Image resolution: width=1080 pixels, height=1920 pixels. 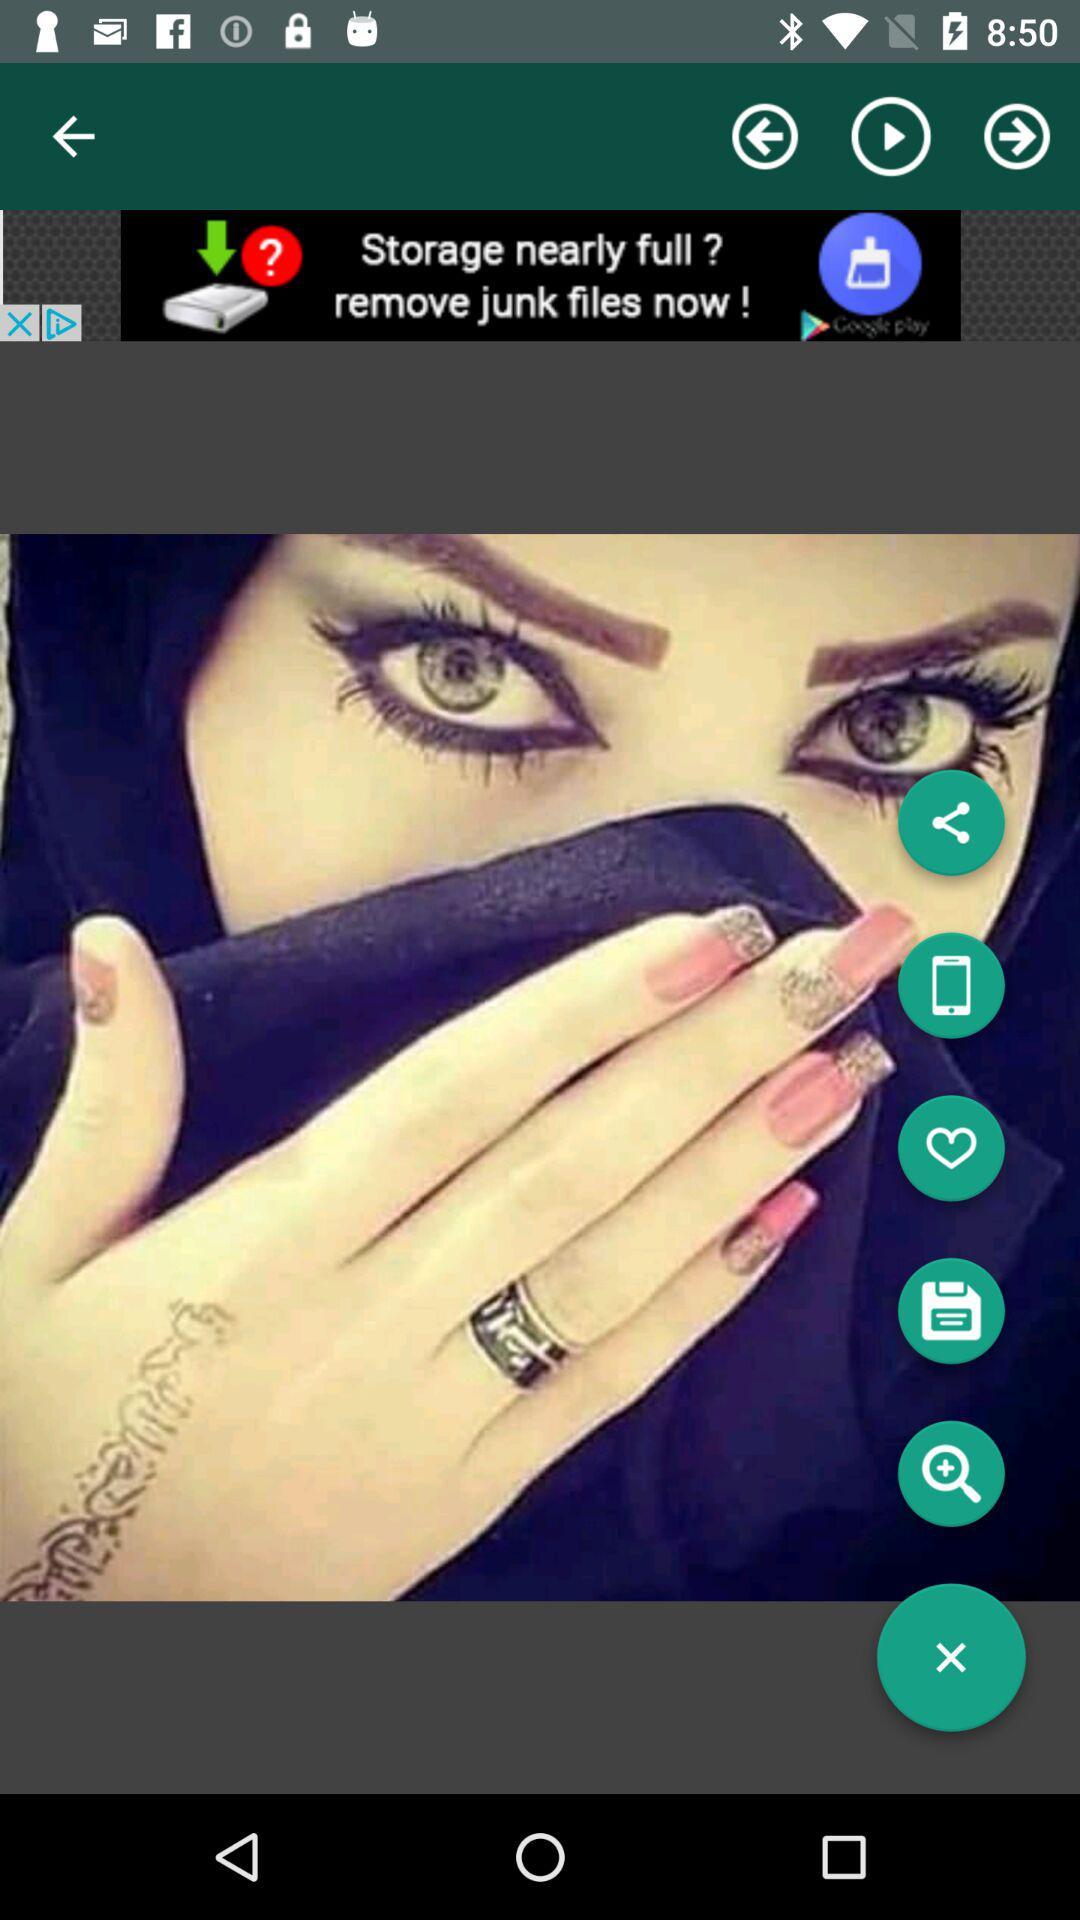 What do you see at coordinates (950, 993) in the screenshot?
I see `share button` at bounding box center [950, 993].